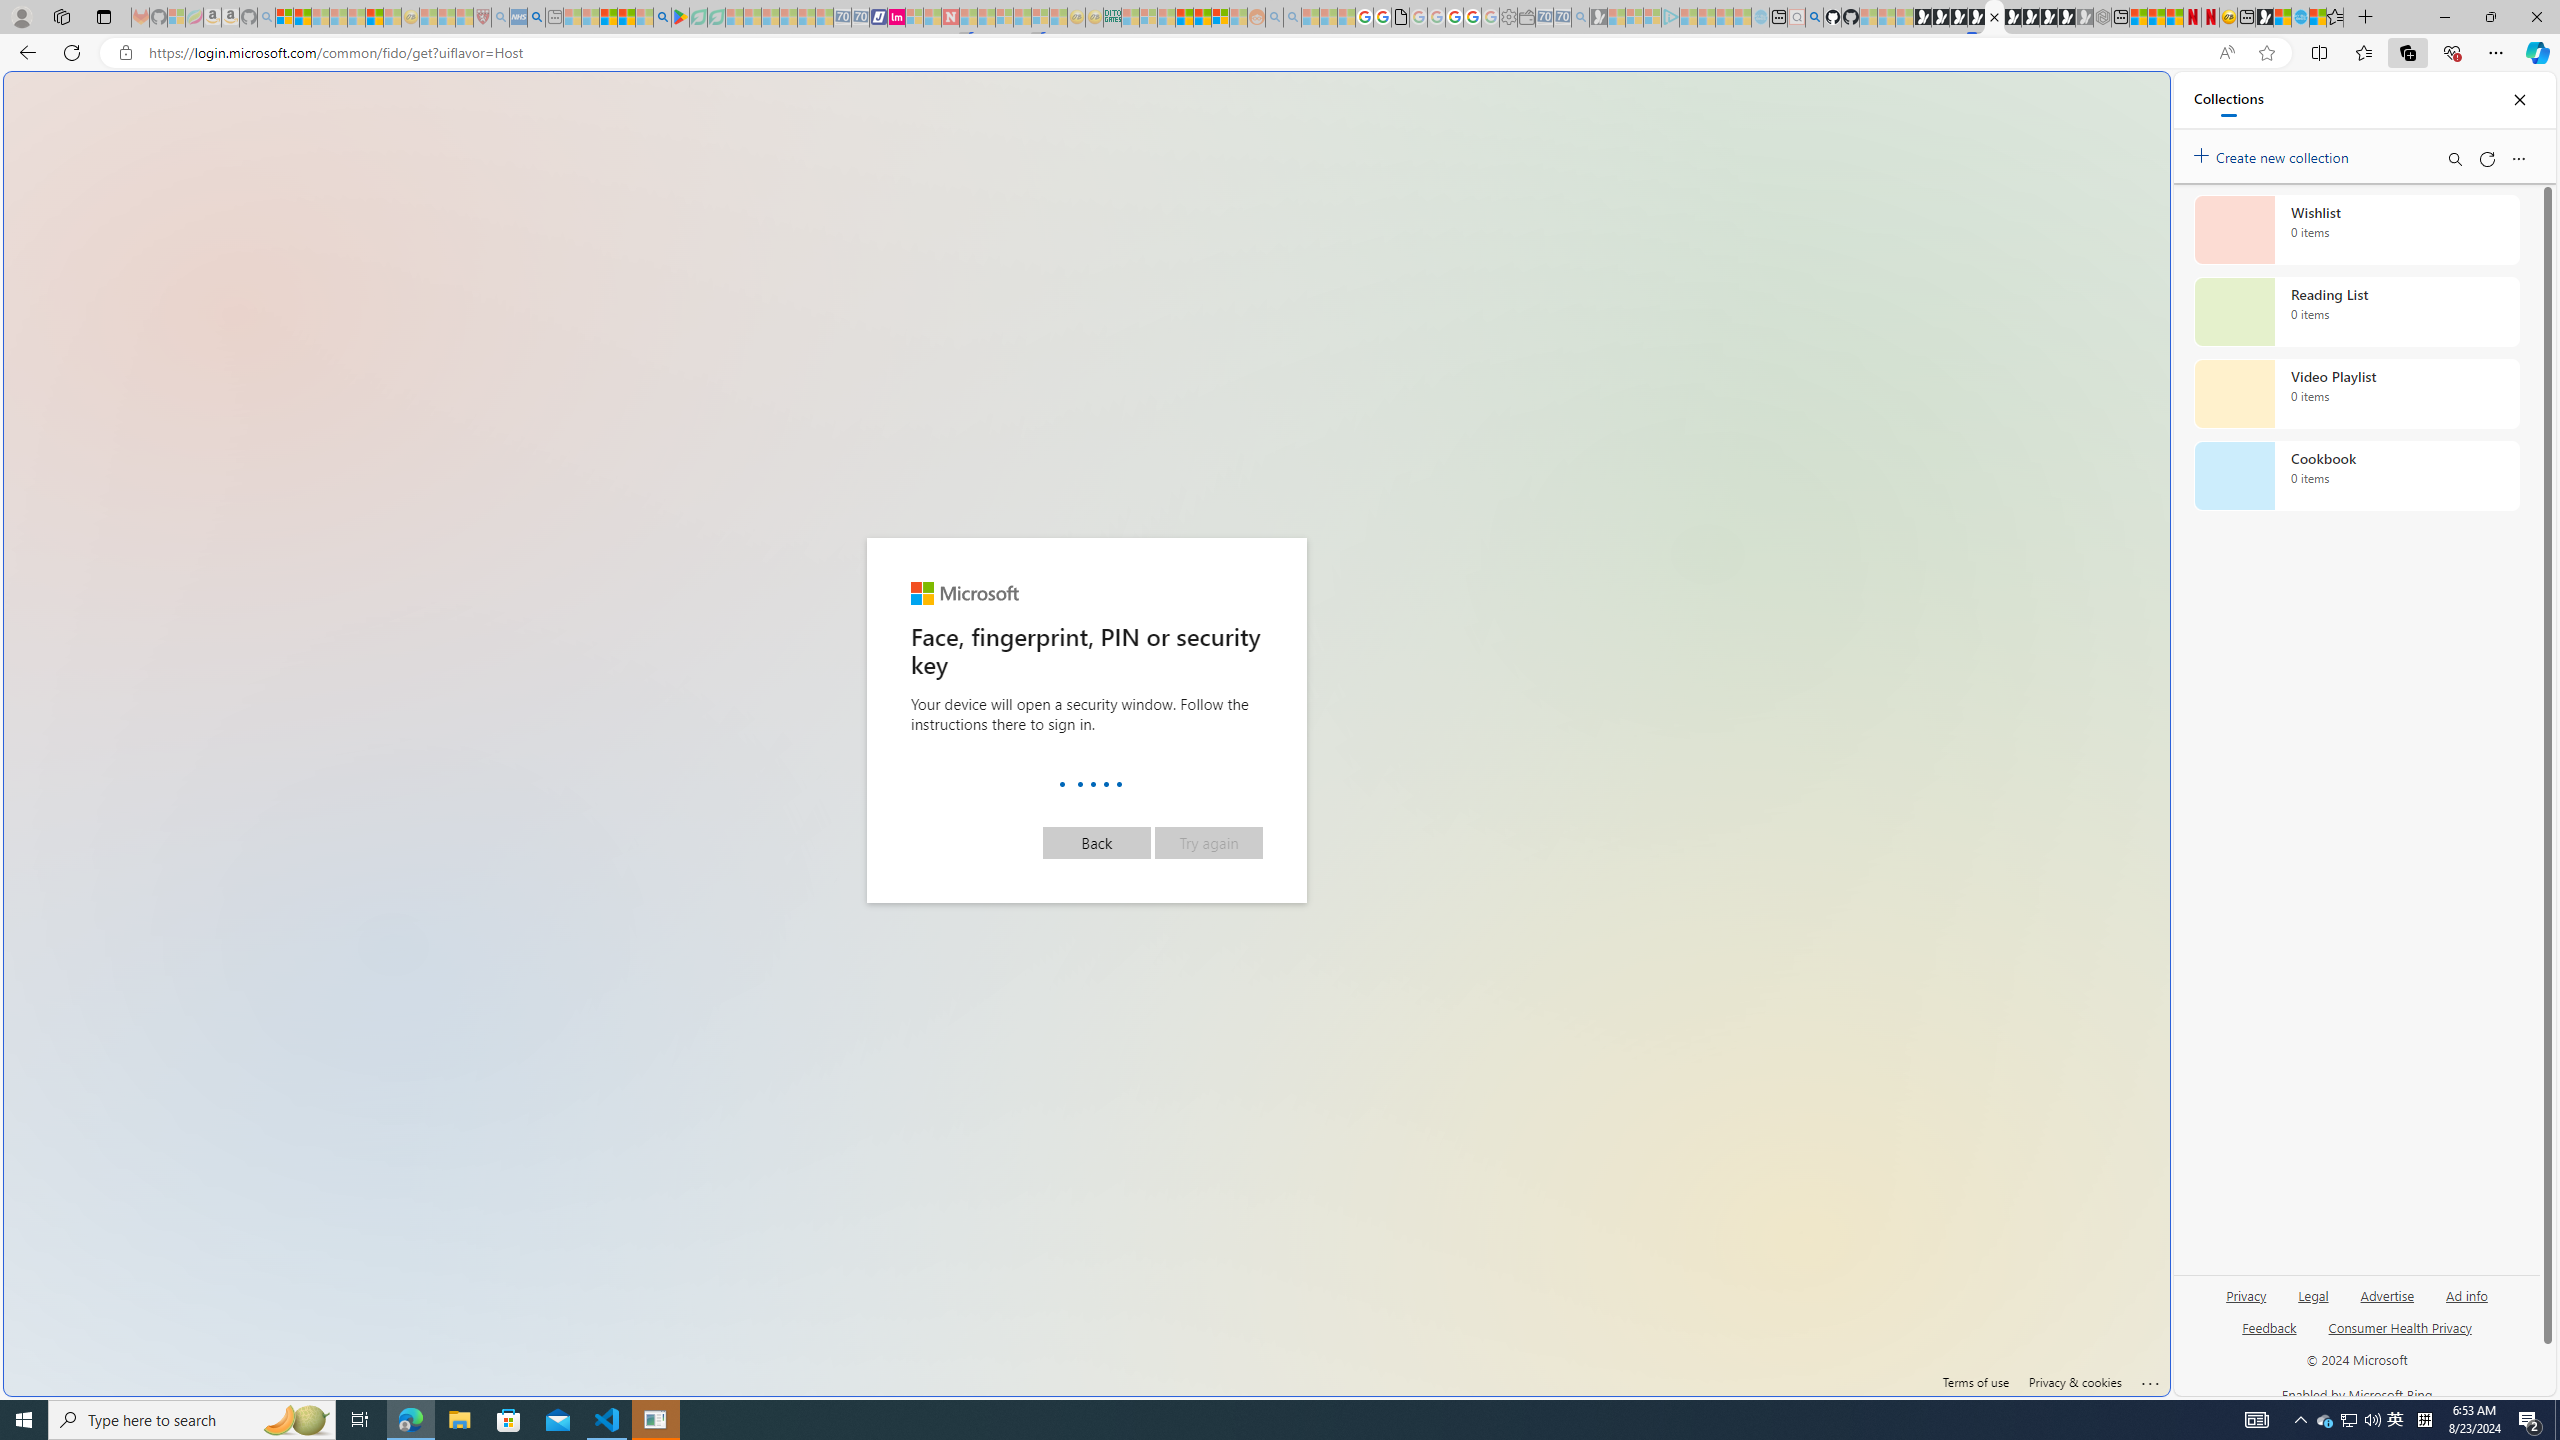  What do you see at coordinates (1507, 16) in the screenshot?
I see `'Settings - Sleeping'` at bounding box center [1507, 16].